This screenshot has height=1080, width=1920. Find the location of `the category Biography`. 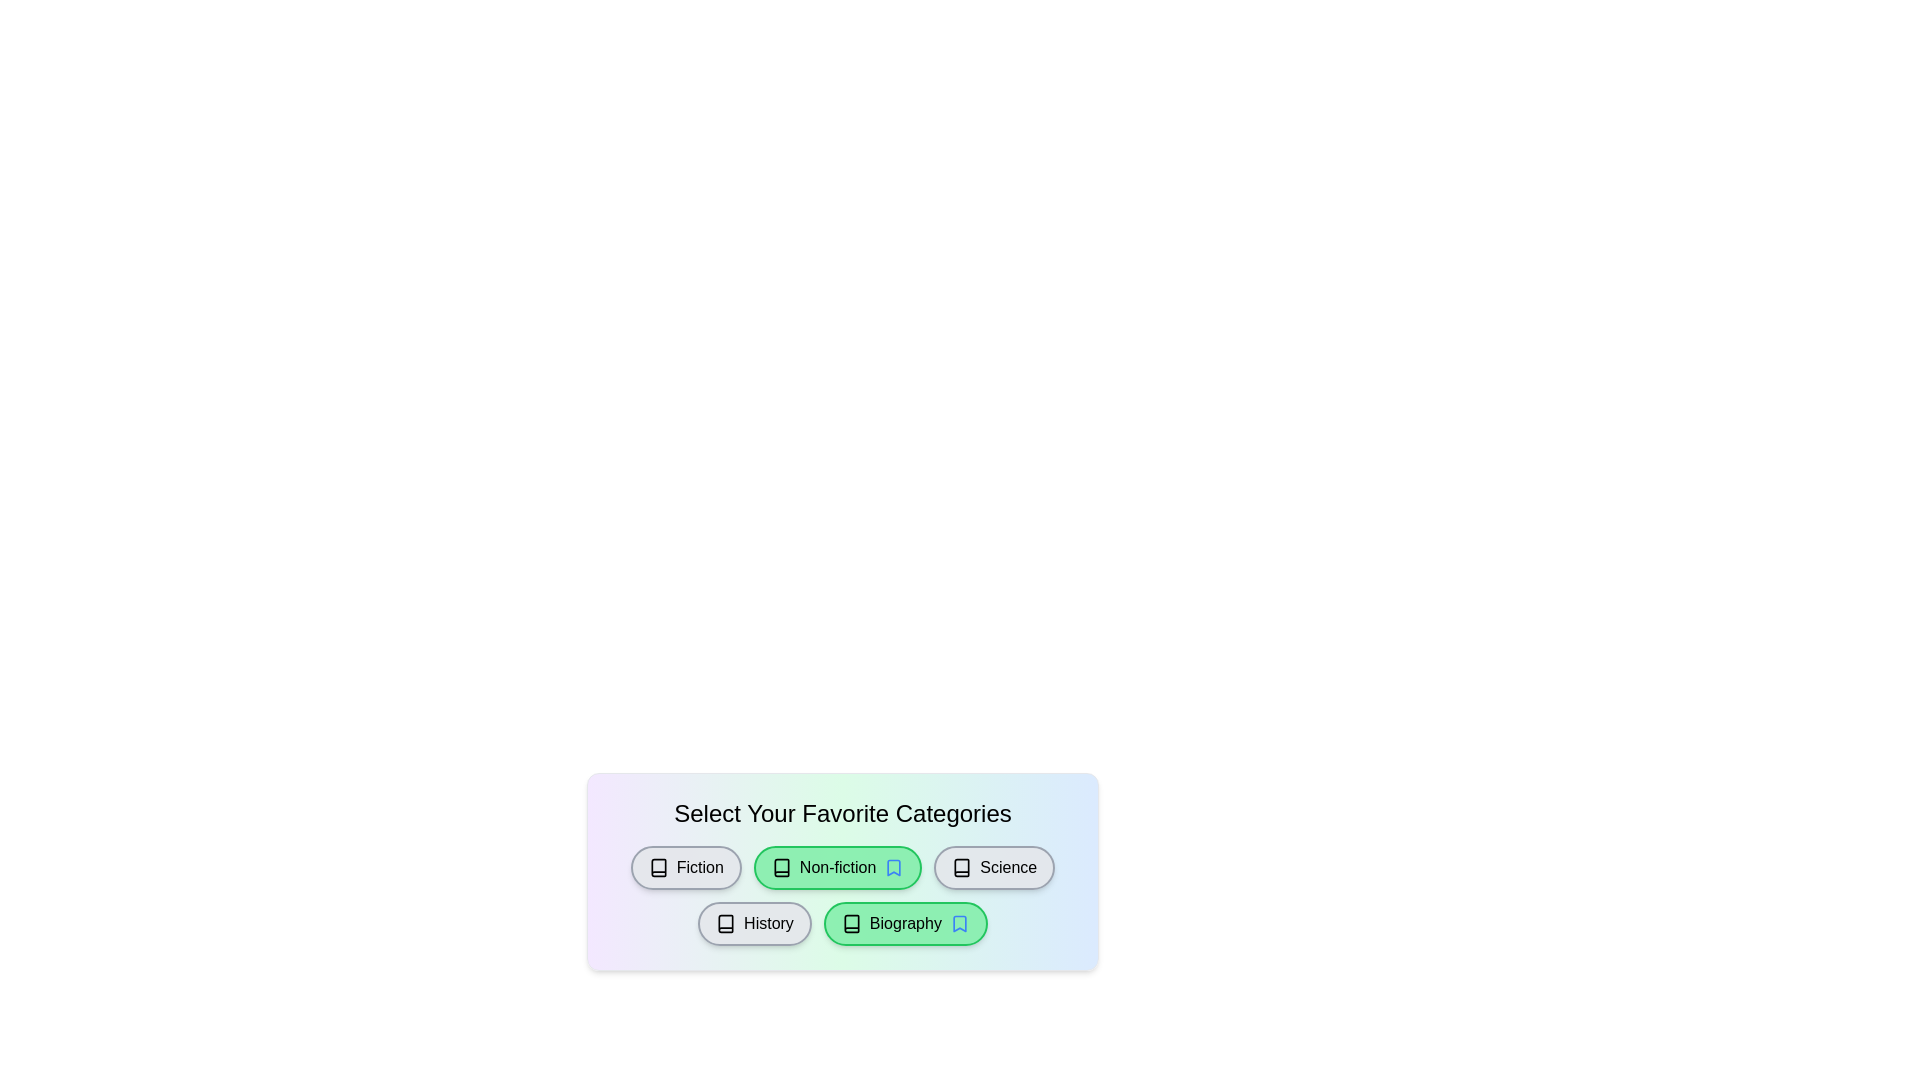

the category Biography is located at coordinates (904, 924).